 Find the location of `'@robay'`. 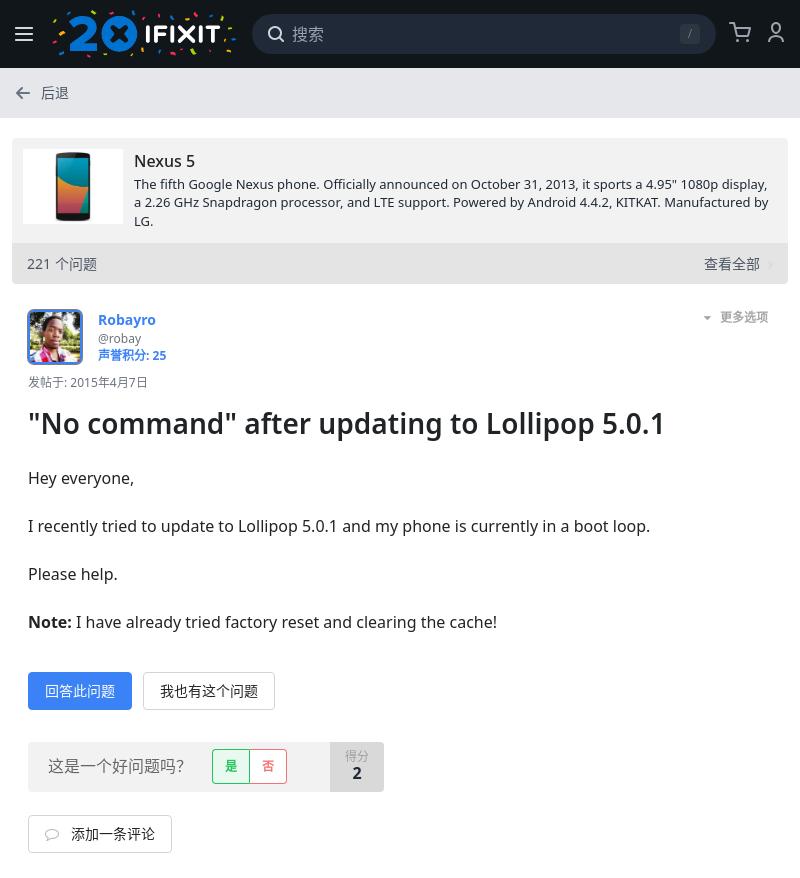

'@robay' is located at coordinates (118, 337).